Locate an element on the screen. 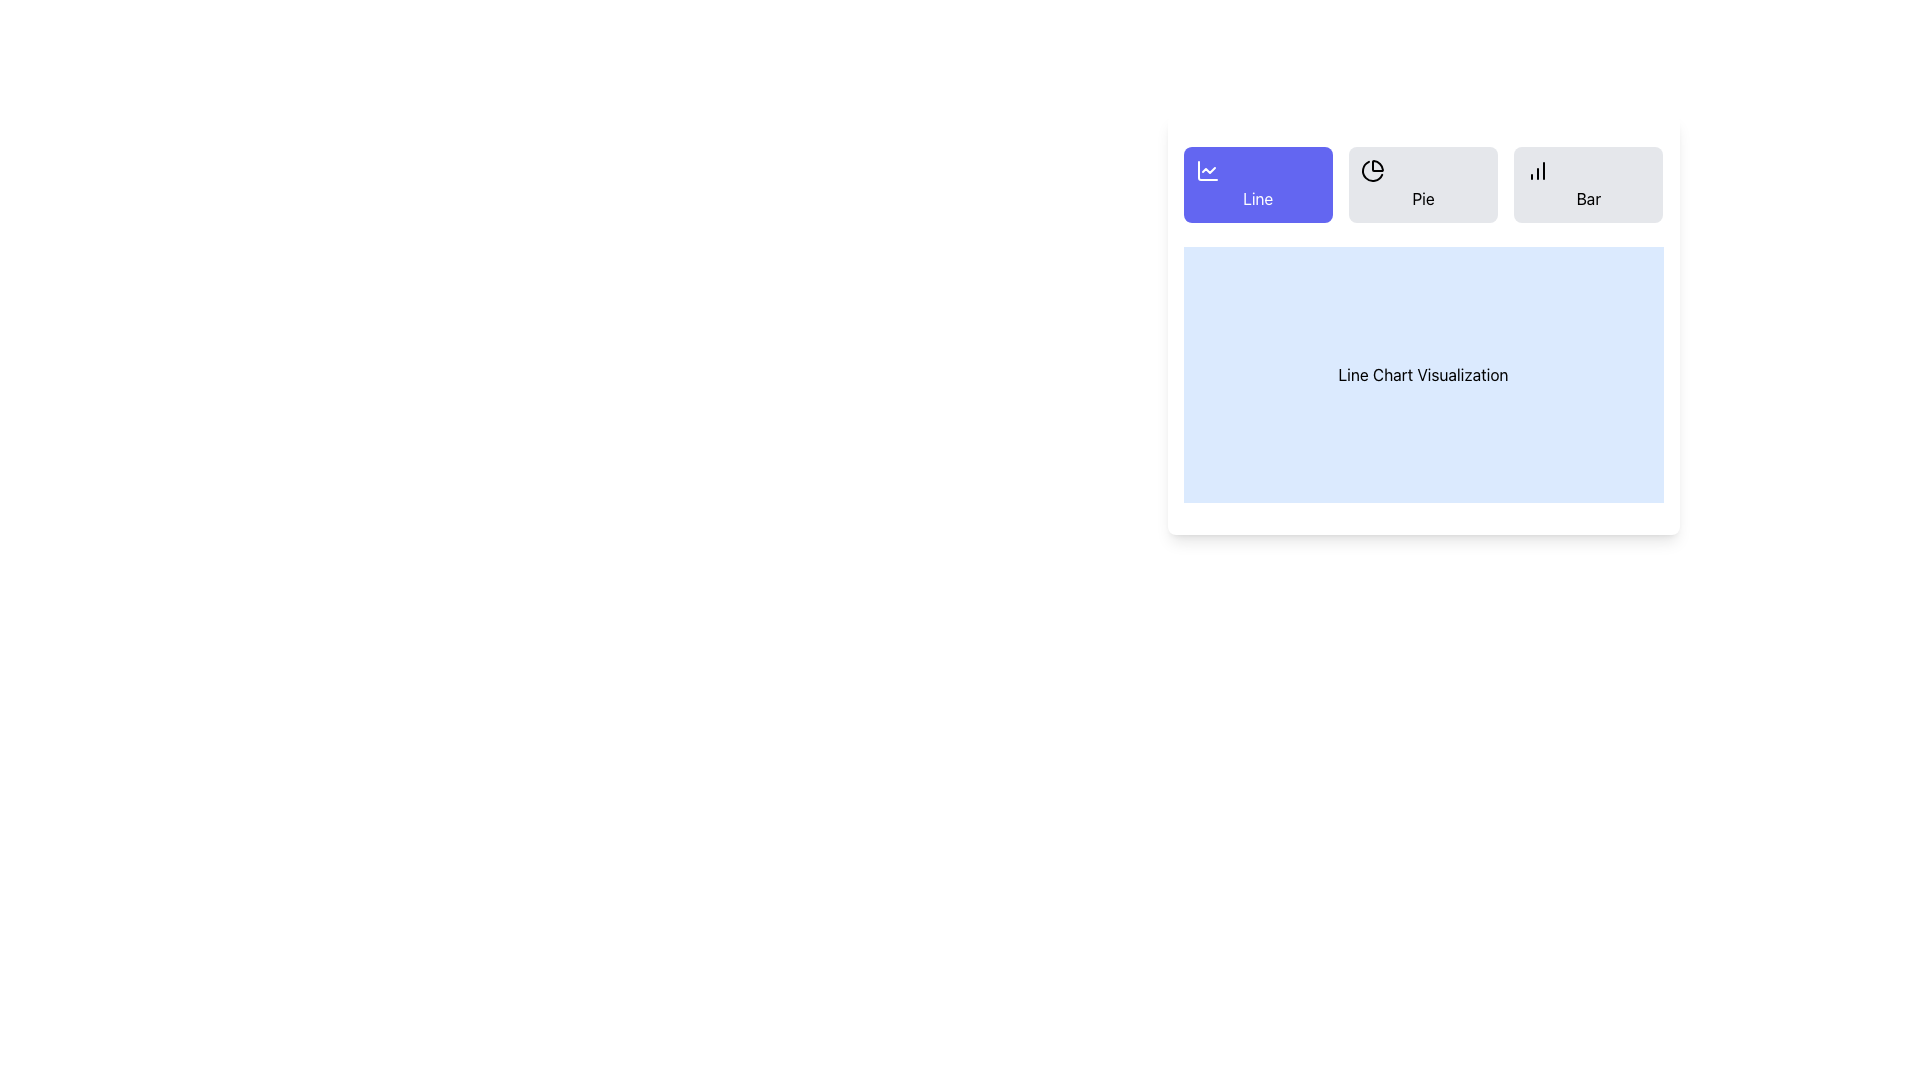  the 'Line' button which contains the line chart SVG icon for selecting the chart type is located at coordinates (1206, 169).